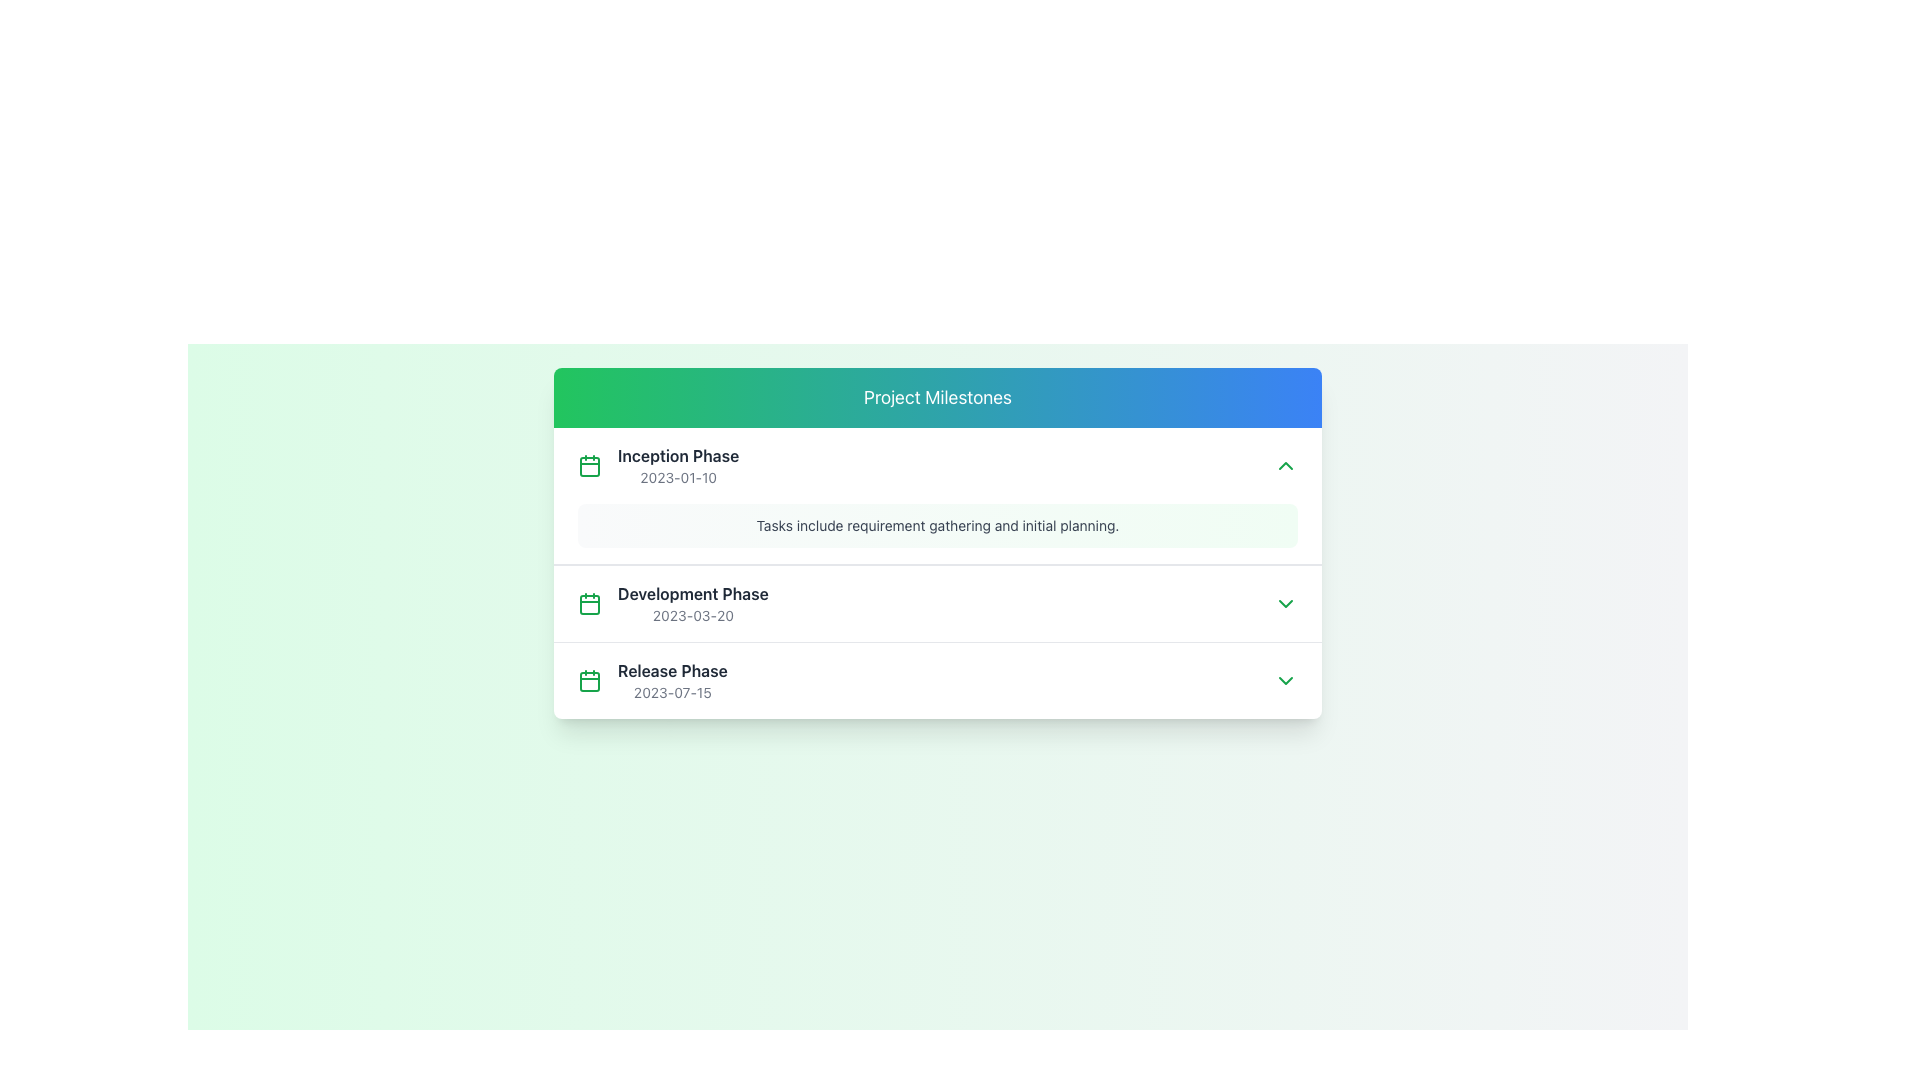 The image size is (1920, 1080). Describe the element at coordinates (693, 603) in the screenshot. I see `displayed text and date from the second Text Display Block in the project timeline, which is positioned centrally between the 'Inception Phase' and 'Release Phase'` at that location.